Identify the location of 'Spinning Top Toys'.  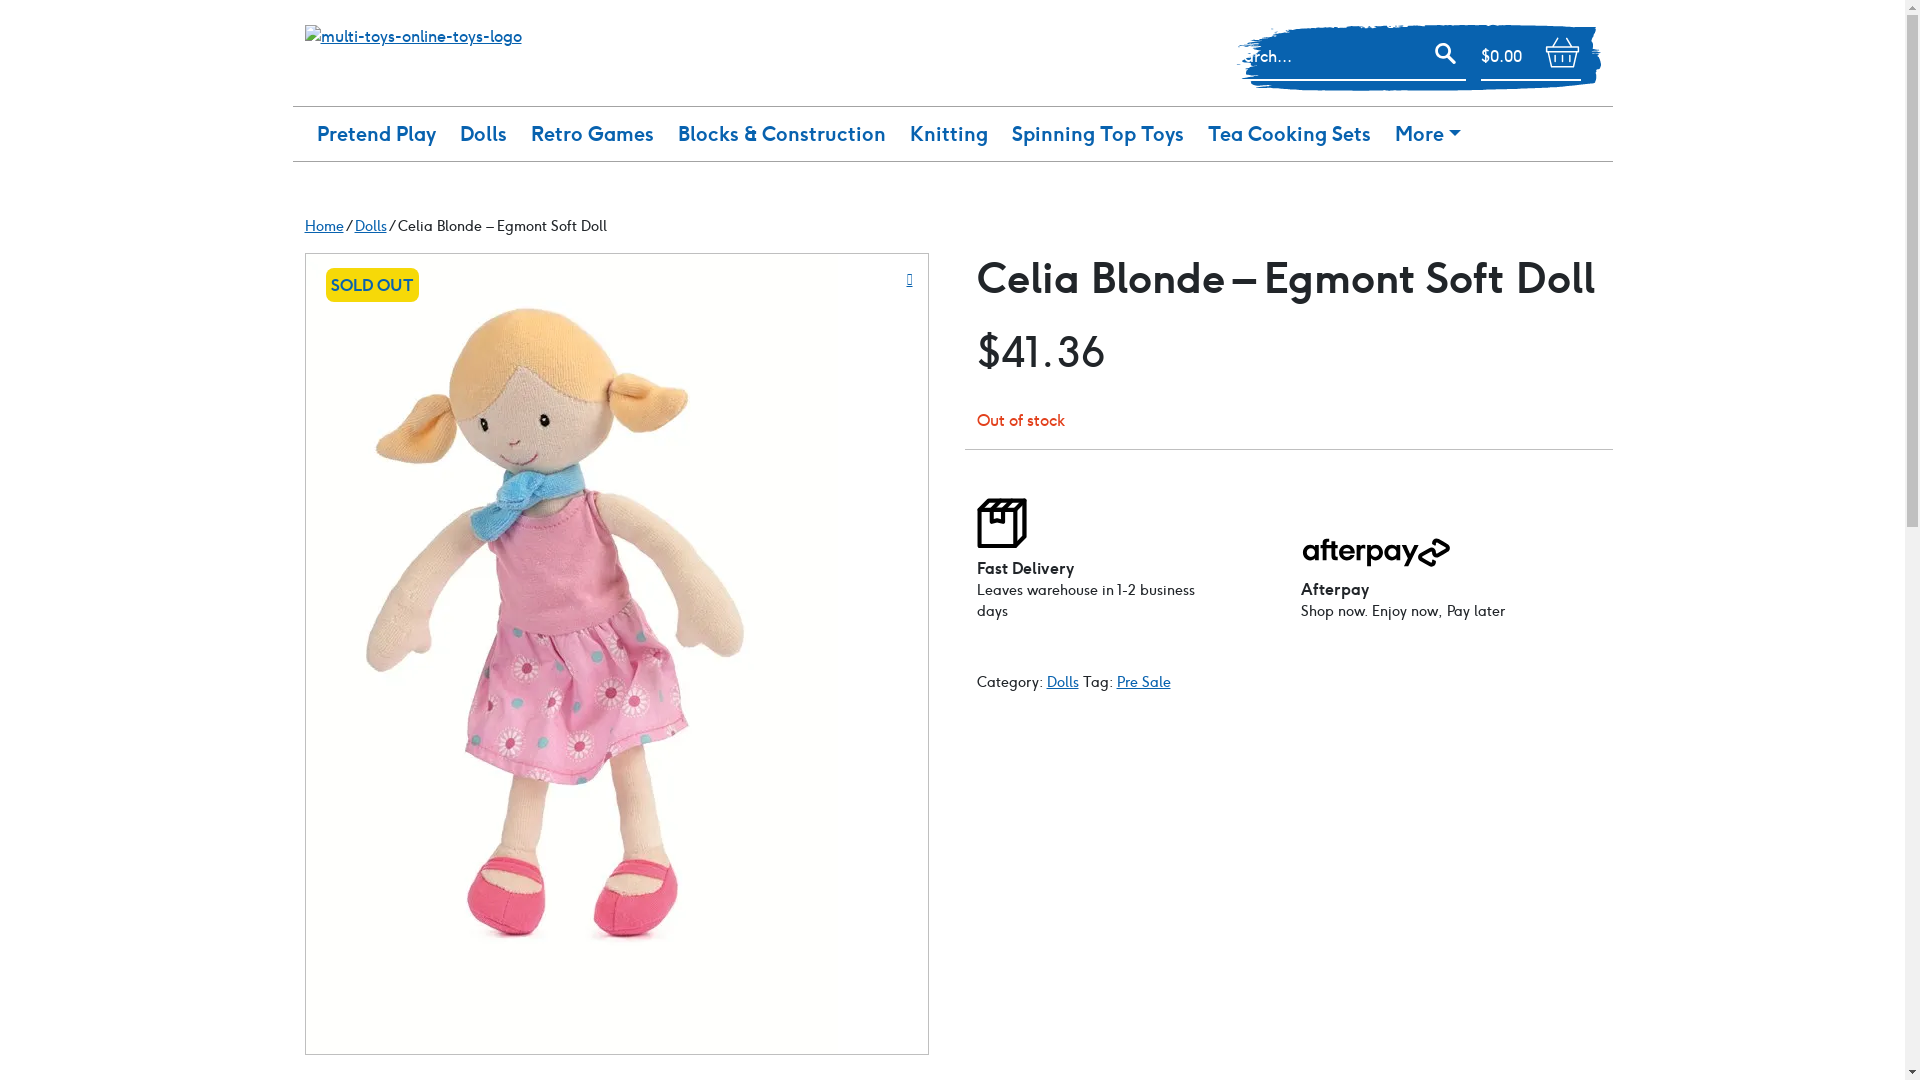
(999, 134).